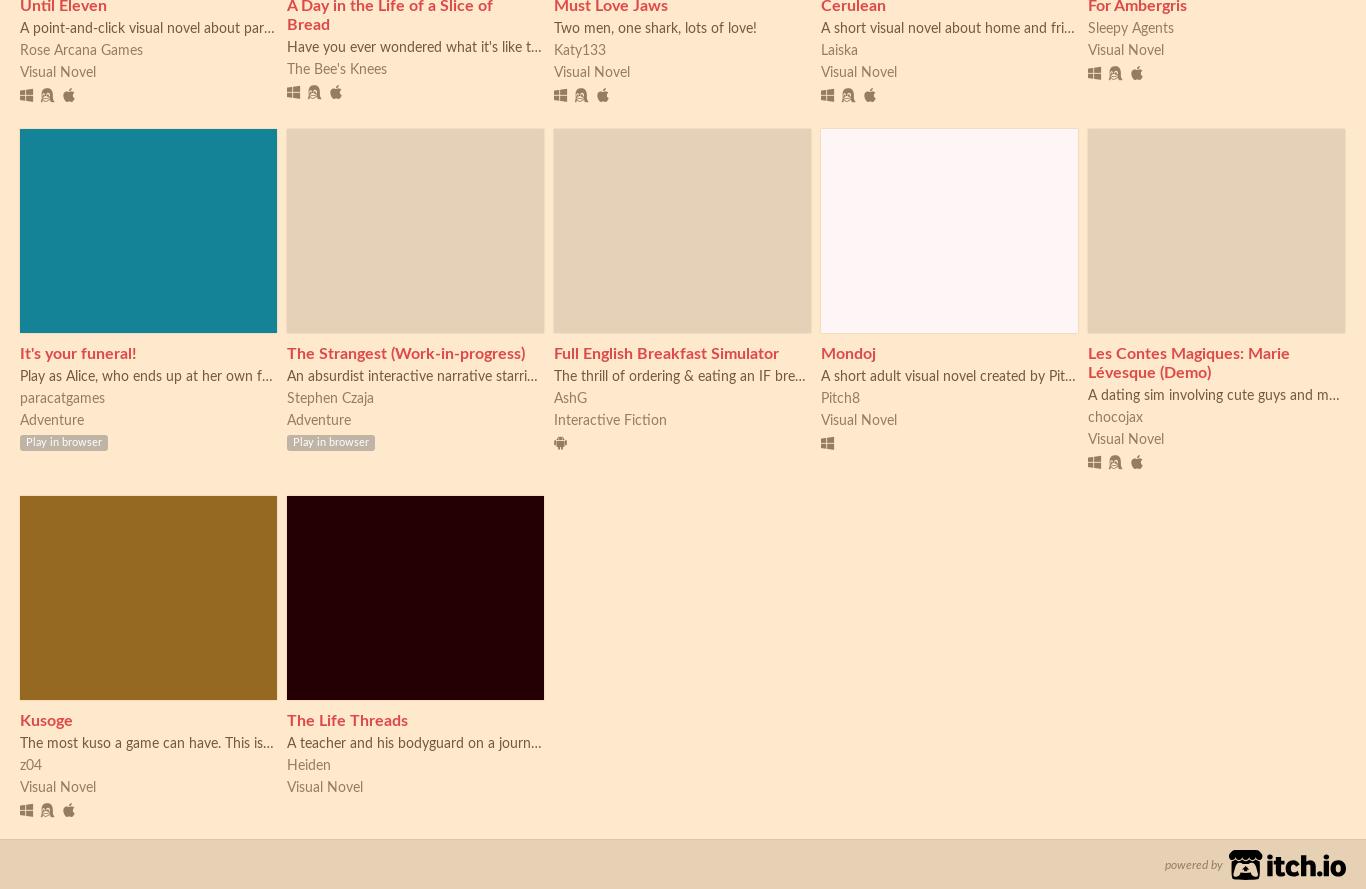 The image size is (1366, 889). Describe the element at coordinates (587, 742) in the screenshot. I see `'A teacher and his bodyguard on a journey across the desert sands, what sort of fate awaits them?'` at that location.